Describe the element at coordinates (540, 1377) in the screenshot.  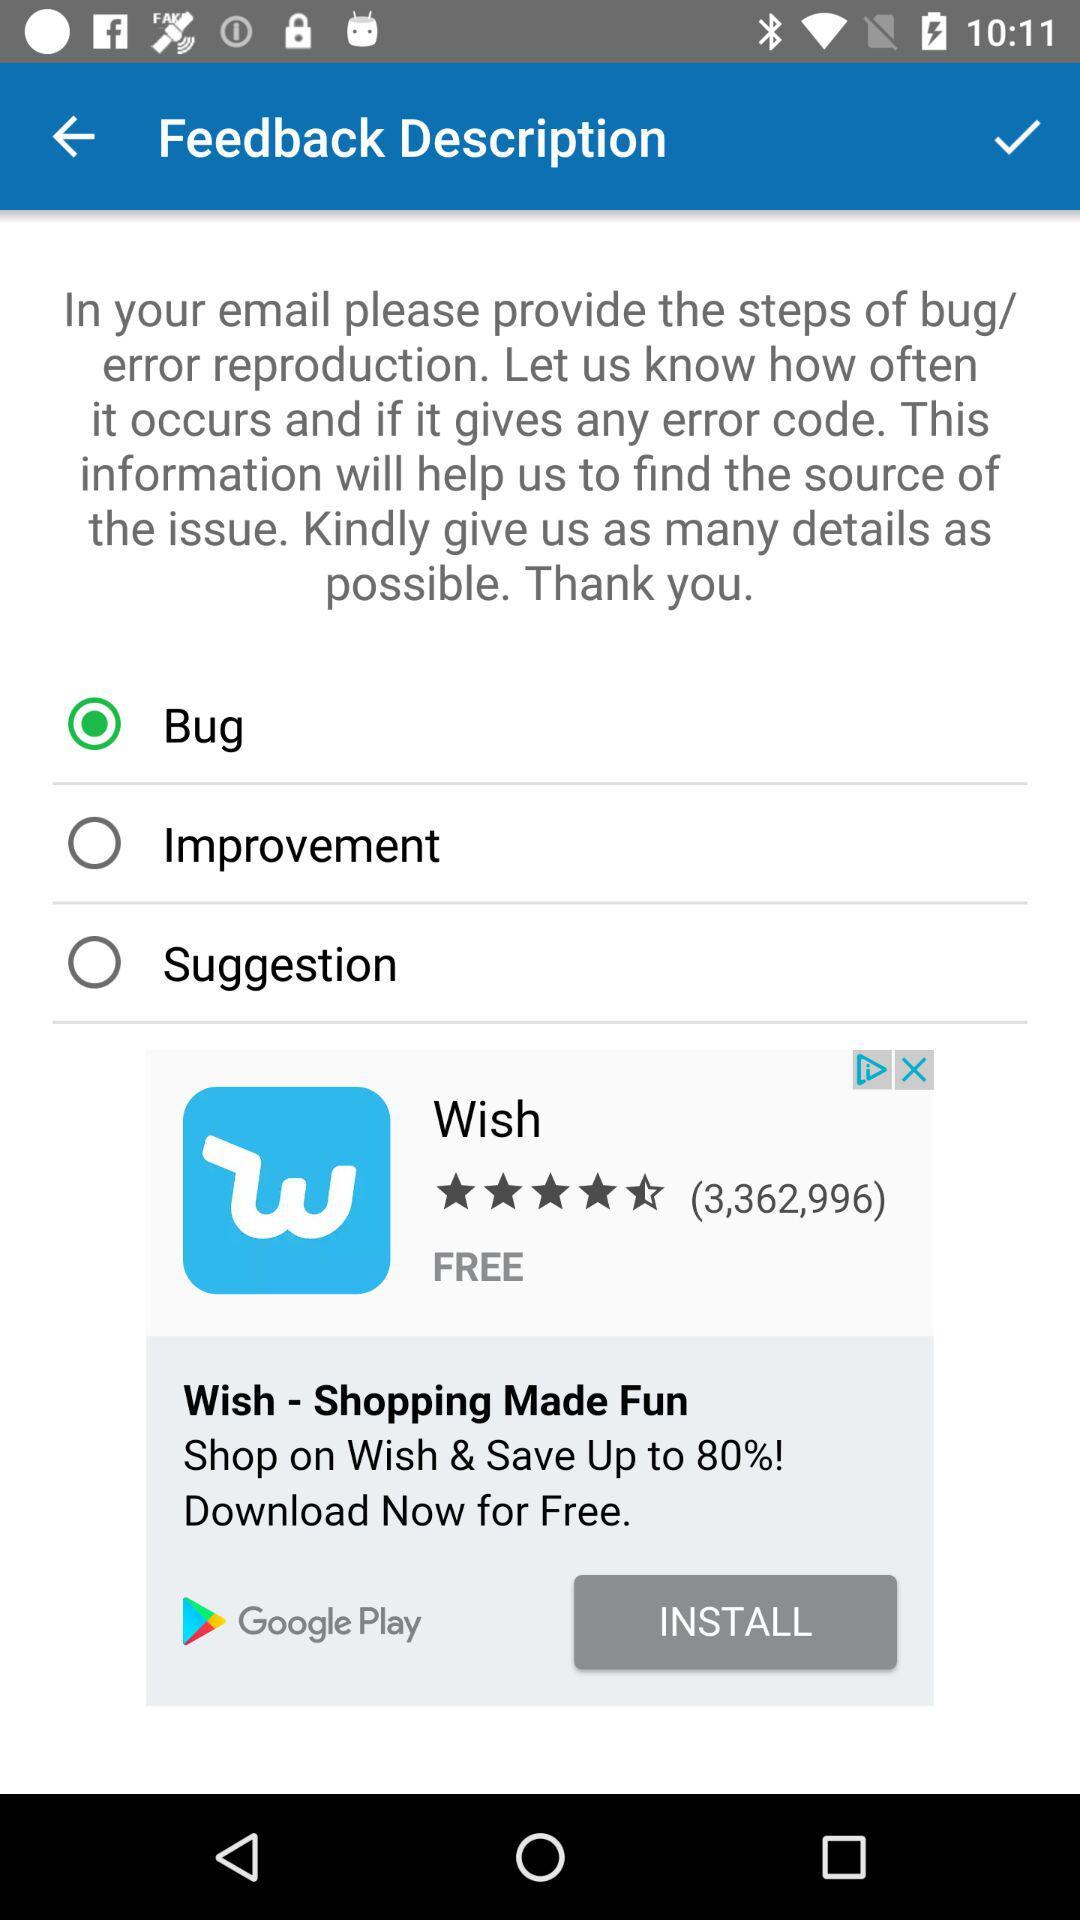
I see `advertisements website` at that location.